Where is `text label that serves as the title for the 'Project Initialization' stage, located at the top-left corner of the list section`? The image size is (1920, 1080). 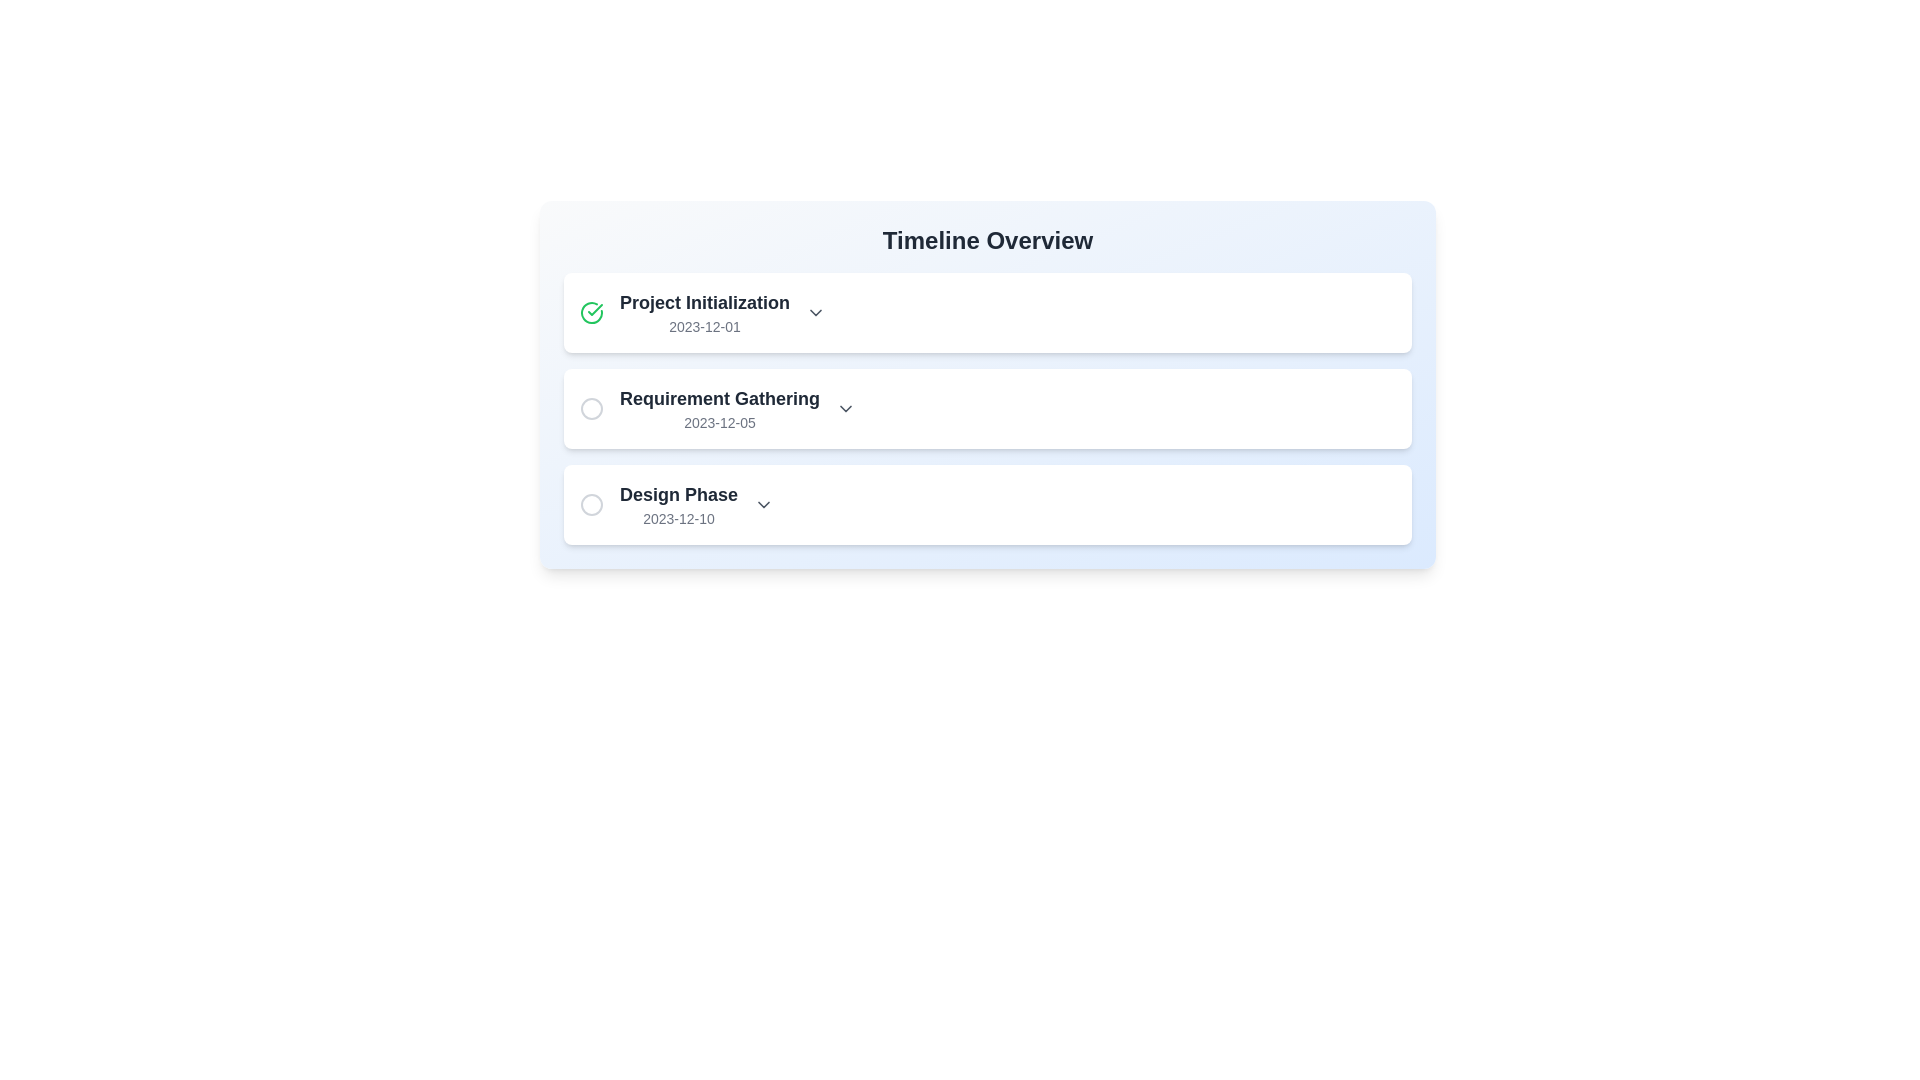
text label that serves as the title for the 'Project Initialization' stage, located at the top-left corner of the list section is located at coordinates (705, 303).